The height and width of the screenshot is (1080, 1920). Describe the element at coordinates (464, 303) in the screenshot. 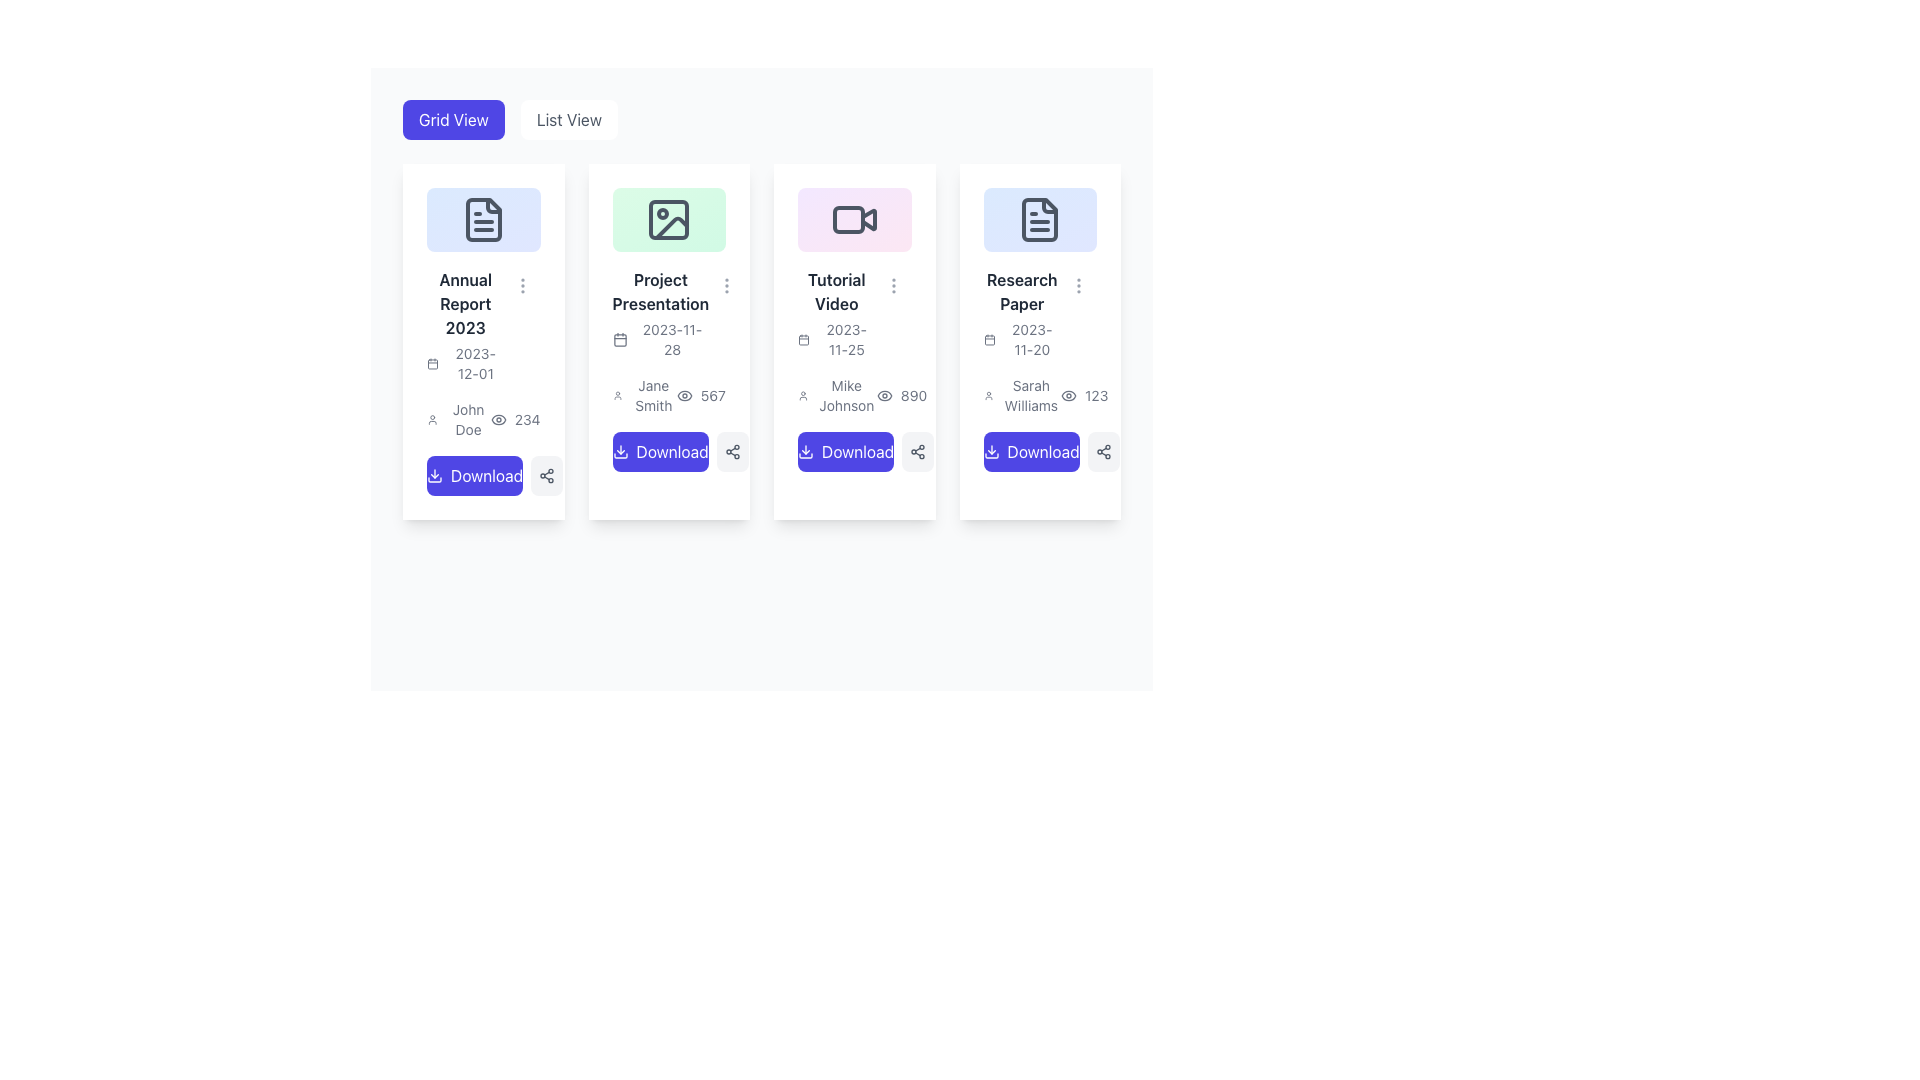

I see `label or title text indicating 'Annual Report' for the year 2023, located at the top of the first card in the grid layout` at that location.